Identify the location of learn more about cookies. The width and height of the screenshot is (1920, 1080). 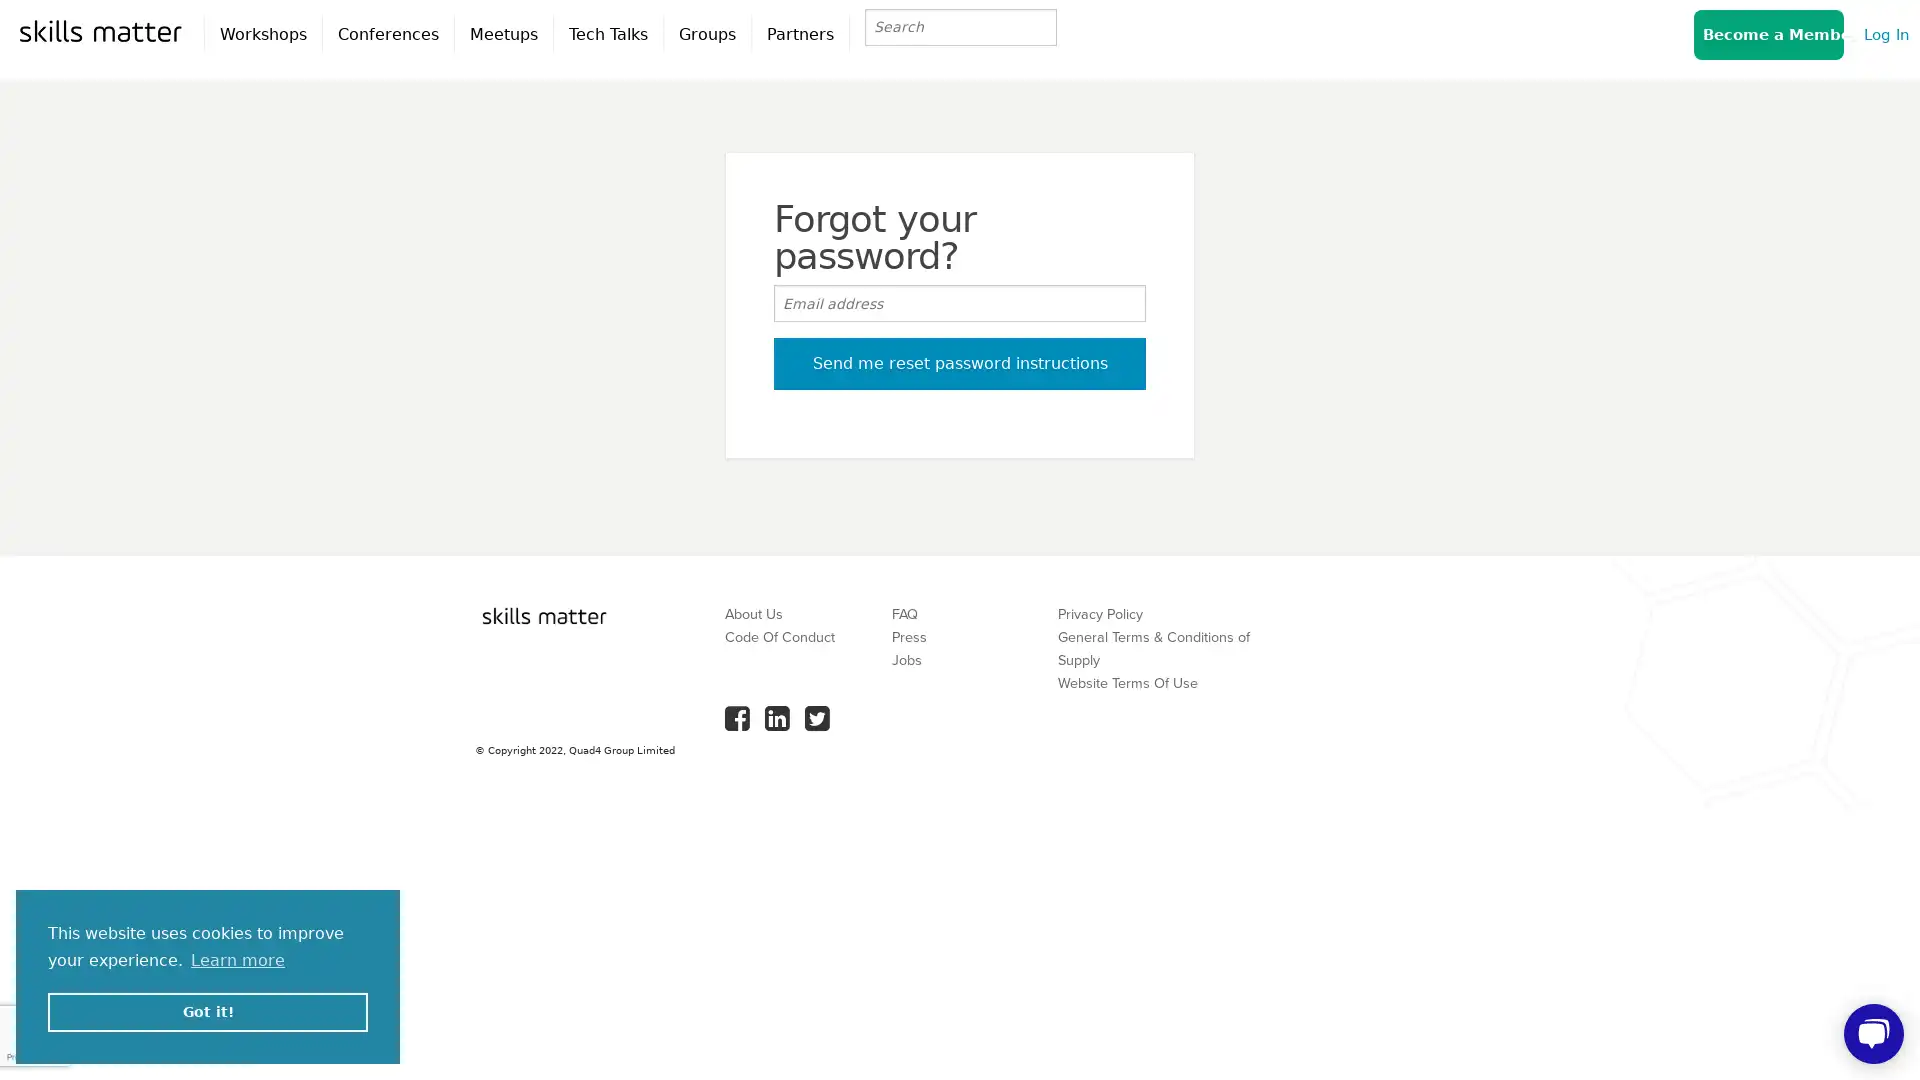
(238, 959).